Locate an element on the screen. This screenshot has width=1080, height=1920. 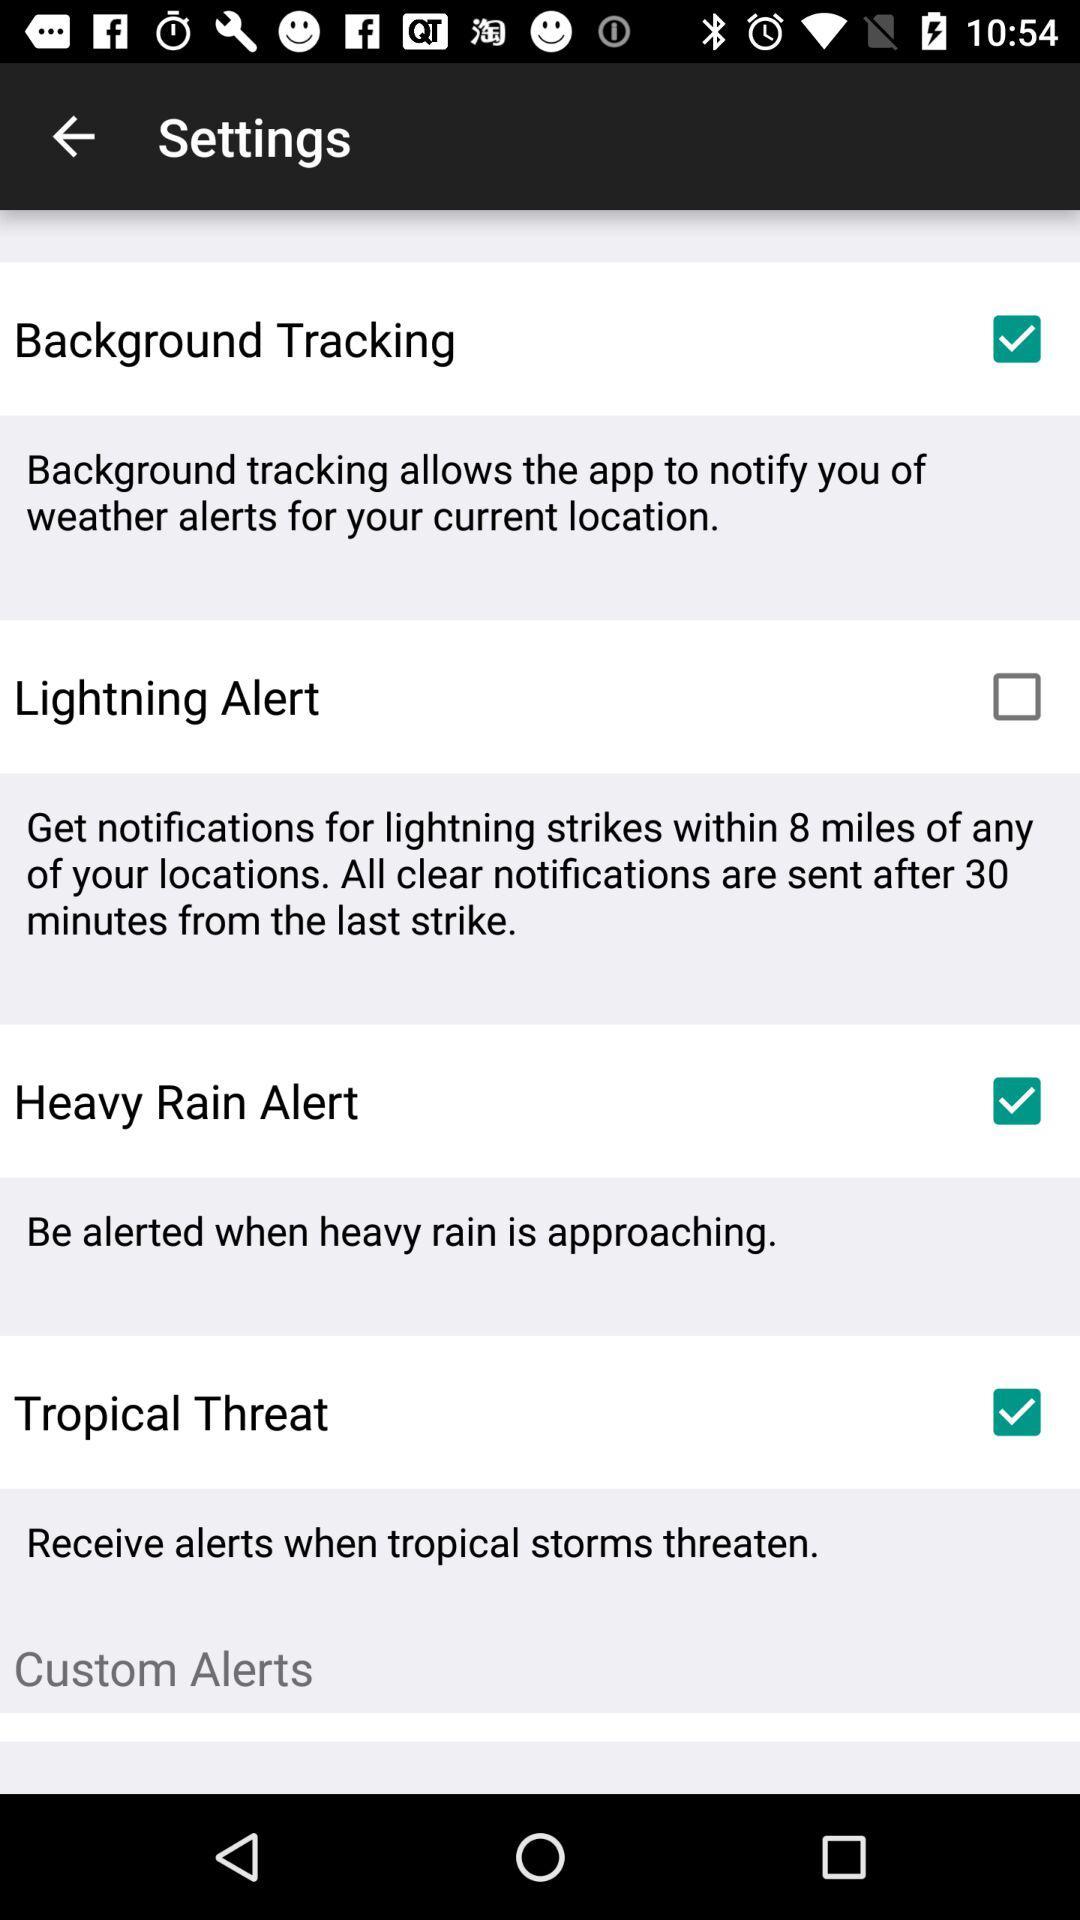
the item to the right of heavy rain alert icon is located at coordinates (1017, 1099).